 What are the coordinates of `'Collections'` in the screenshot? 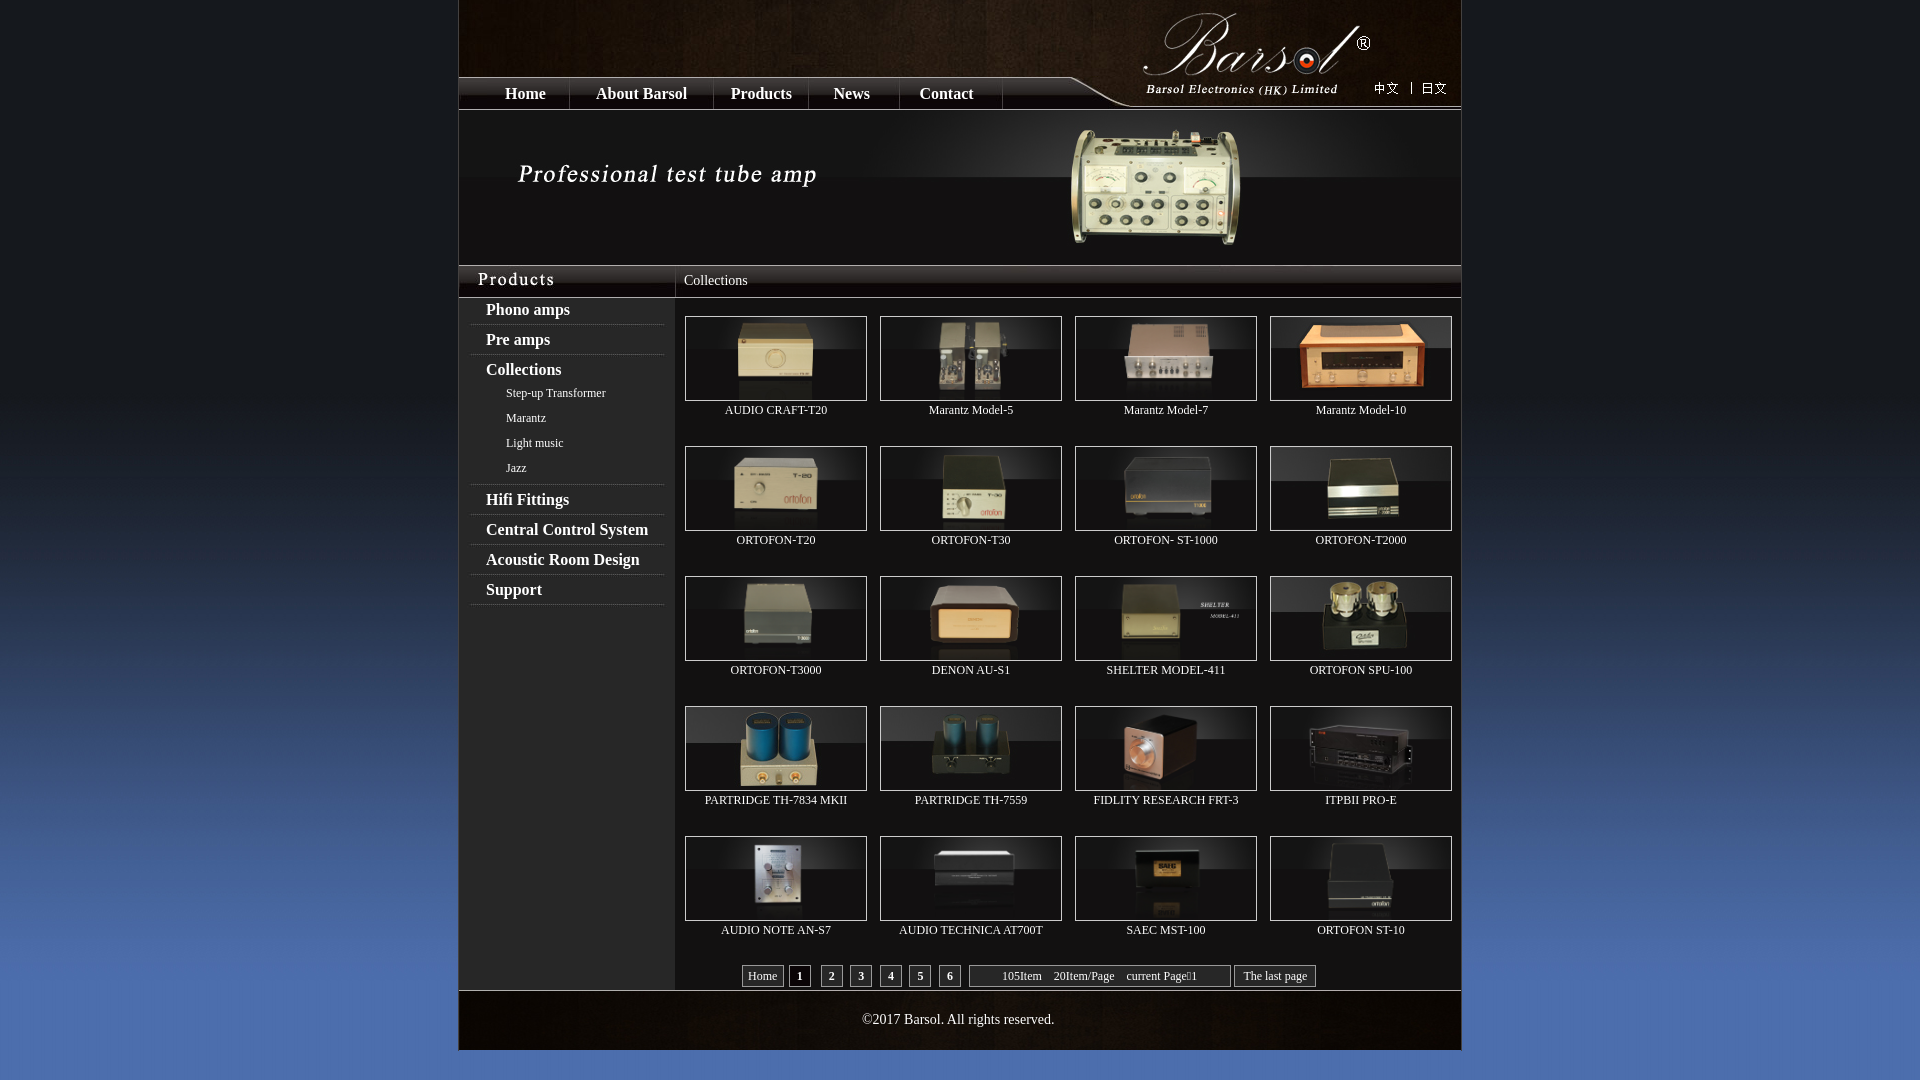 It's located at (715, 279).